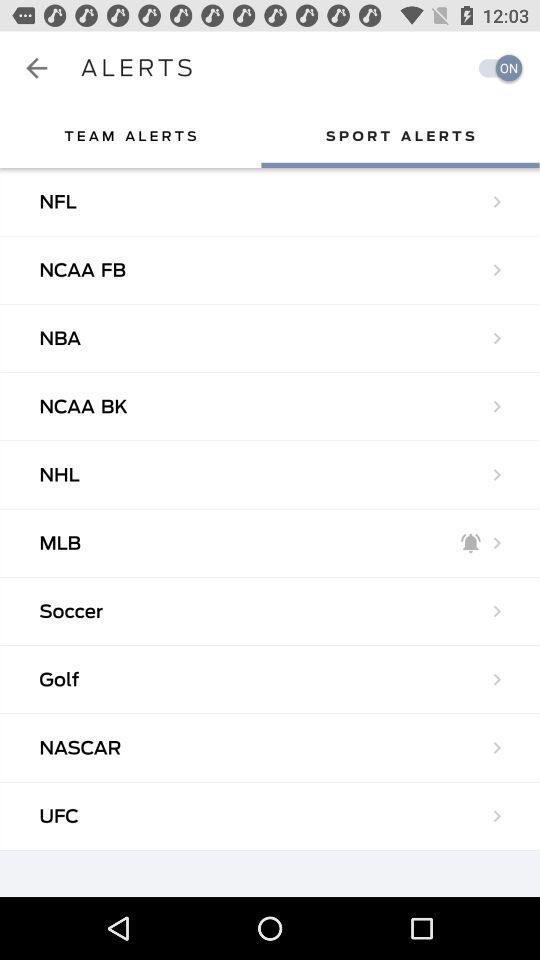  I want to click on the arrow beside ufc in the bottom right of the web page, so click(496, 816).